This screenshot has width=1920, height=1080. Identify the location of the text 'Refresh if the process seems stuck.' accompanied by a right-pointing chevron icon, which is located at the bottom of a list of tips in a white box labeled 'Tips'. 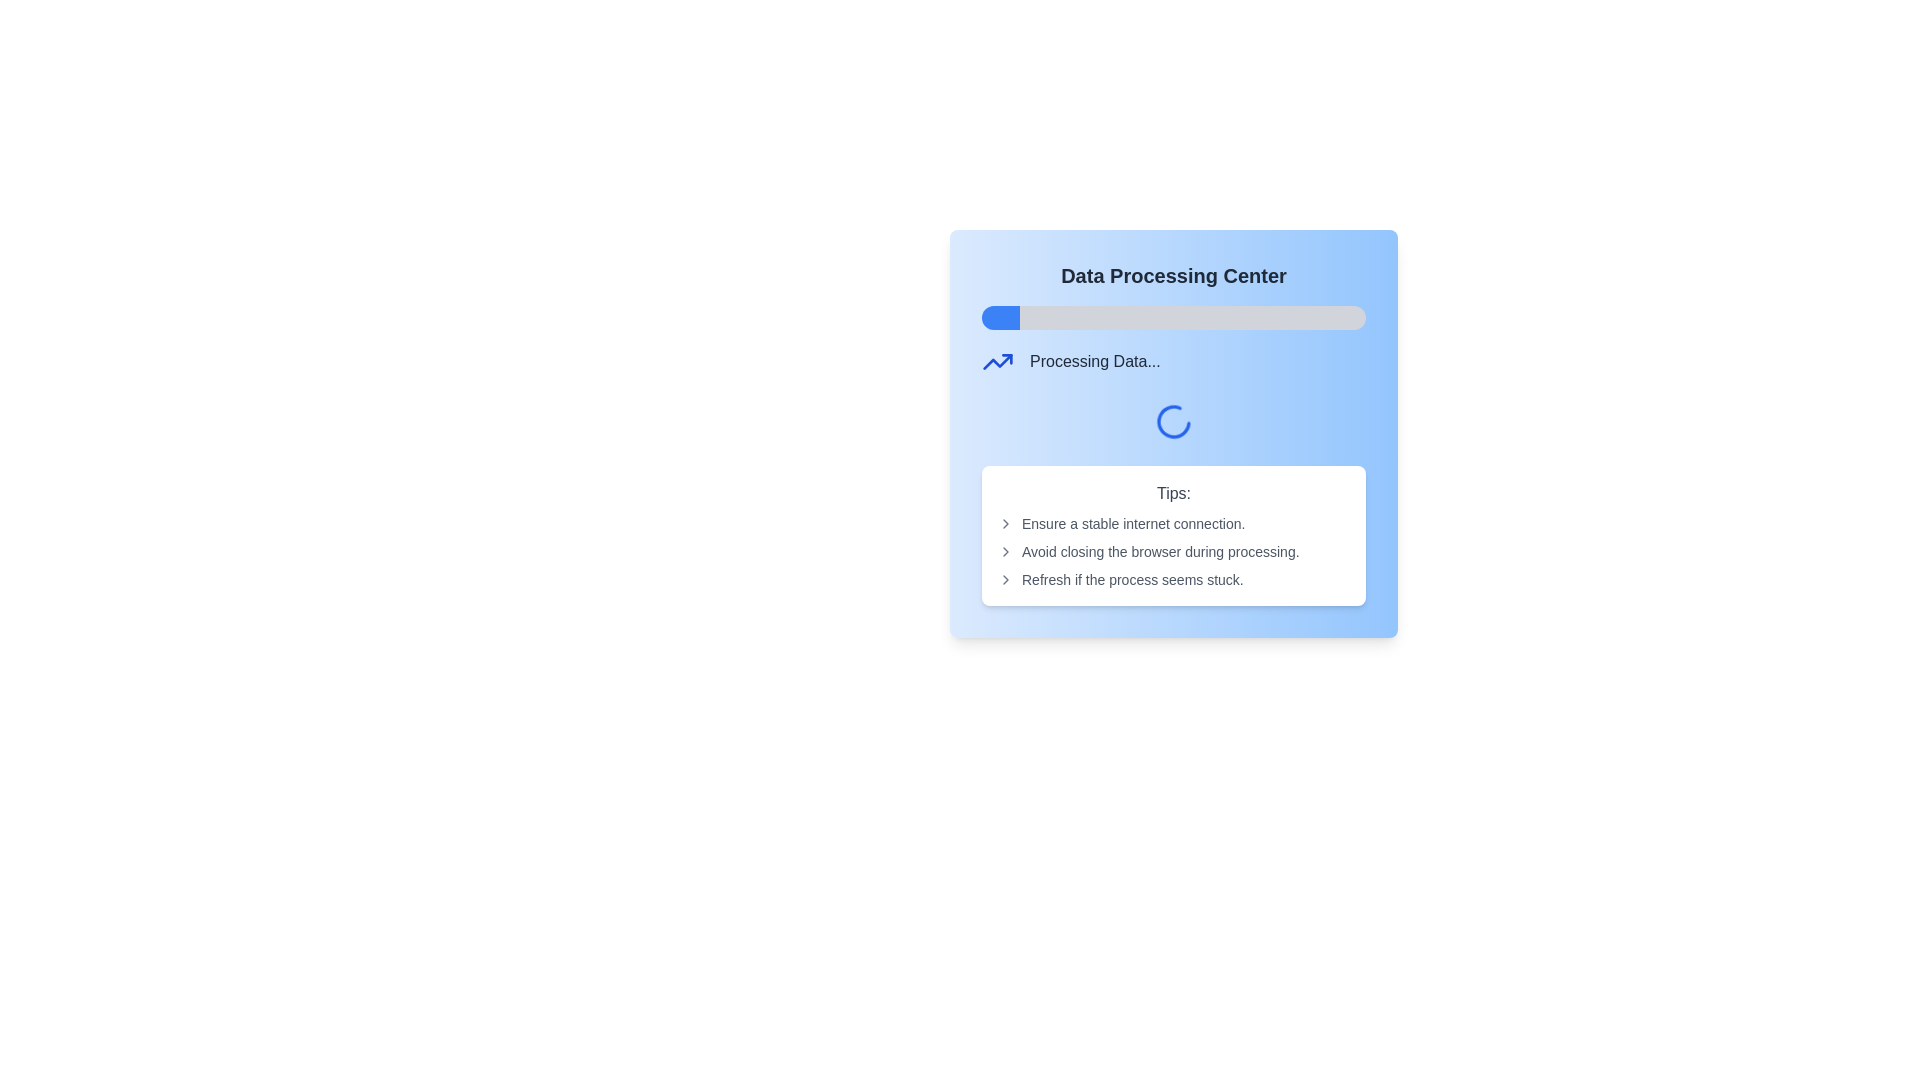
(1174, 579).